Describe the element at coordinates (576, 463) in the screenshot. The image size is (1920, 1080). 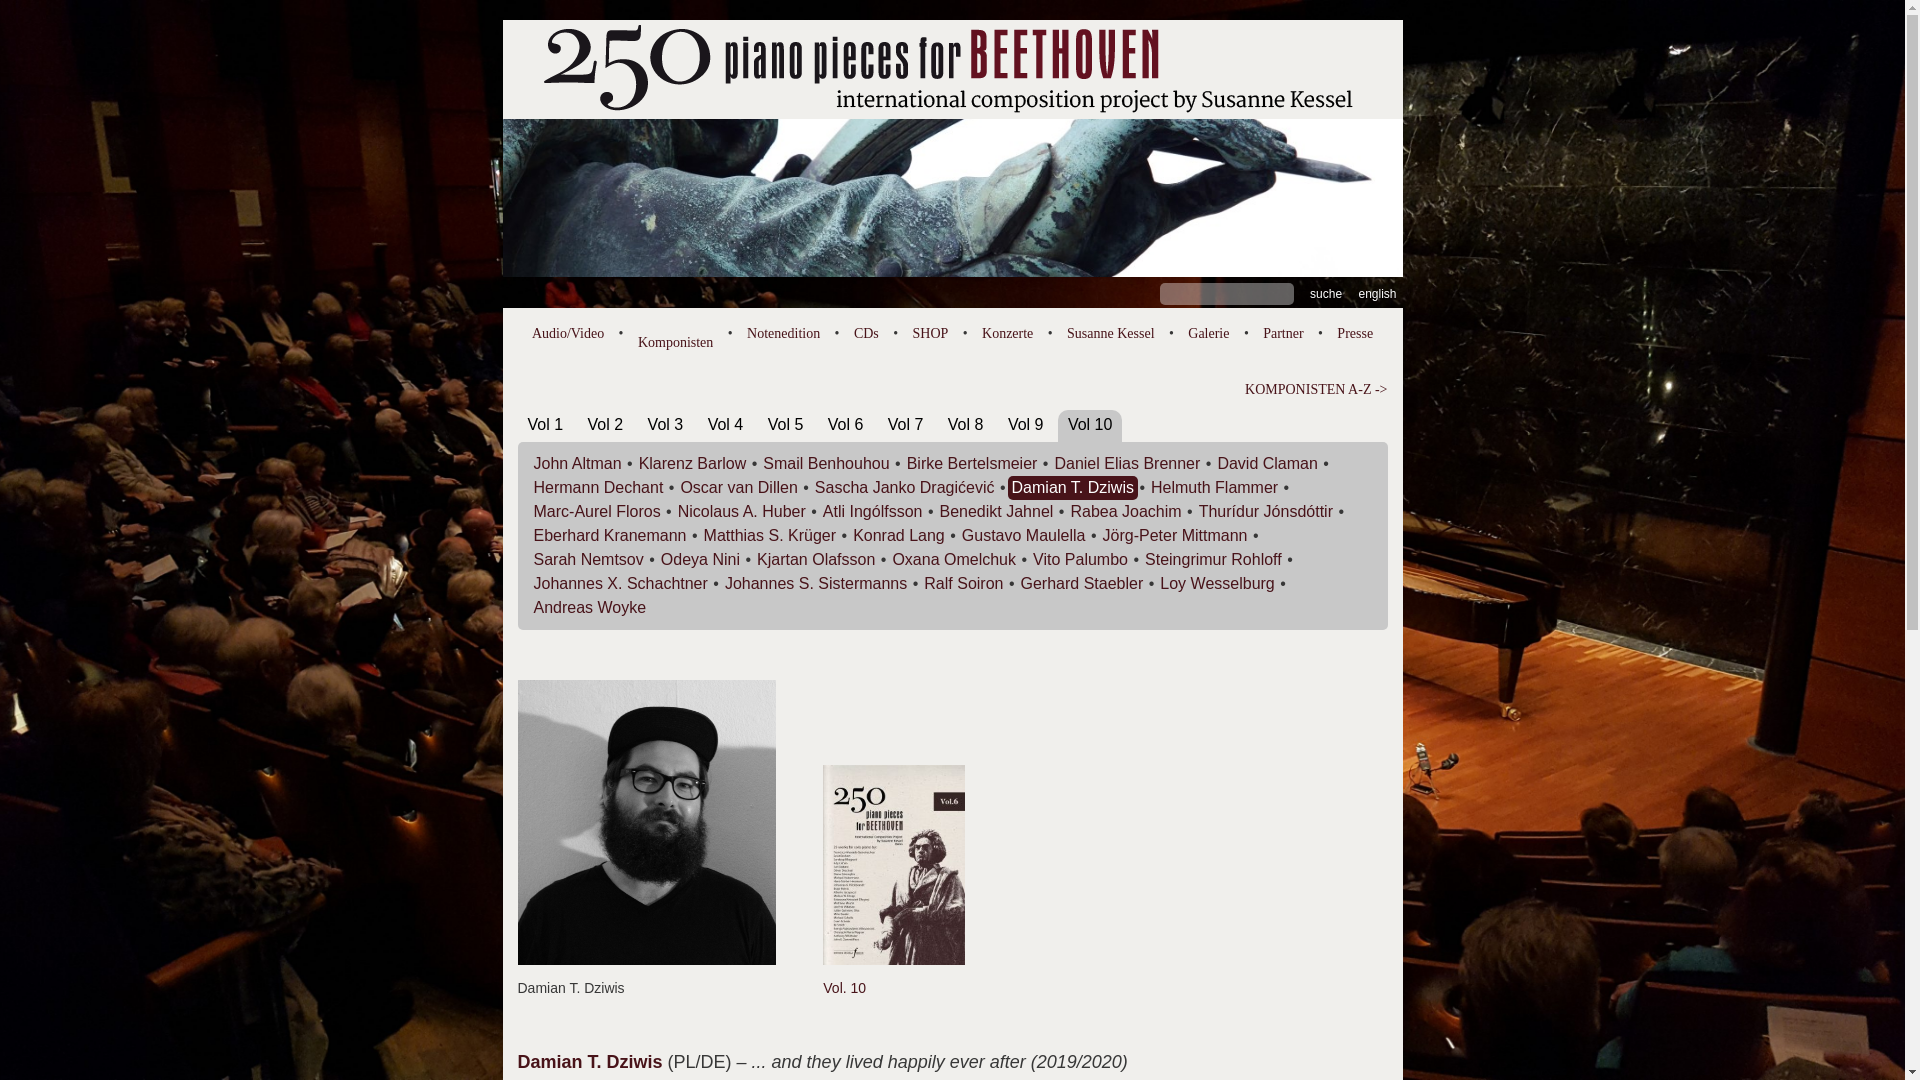
I see `'John Altman'` at that location.